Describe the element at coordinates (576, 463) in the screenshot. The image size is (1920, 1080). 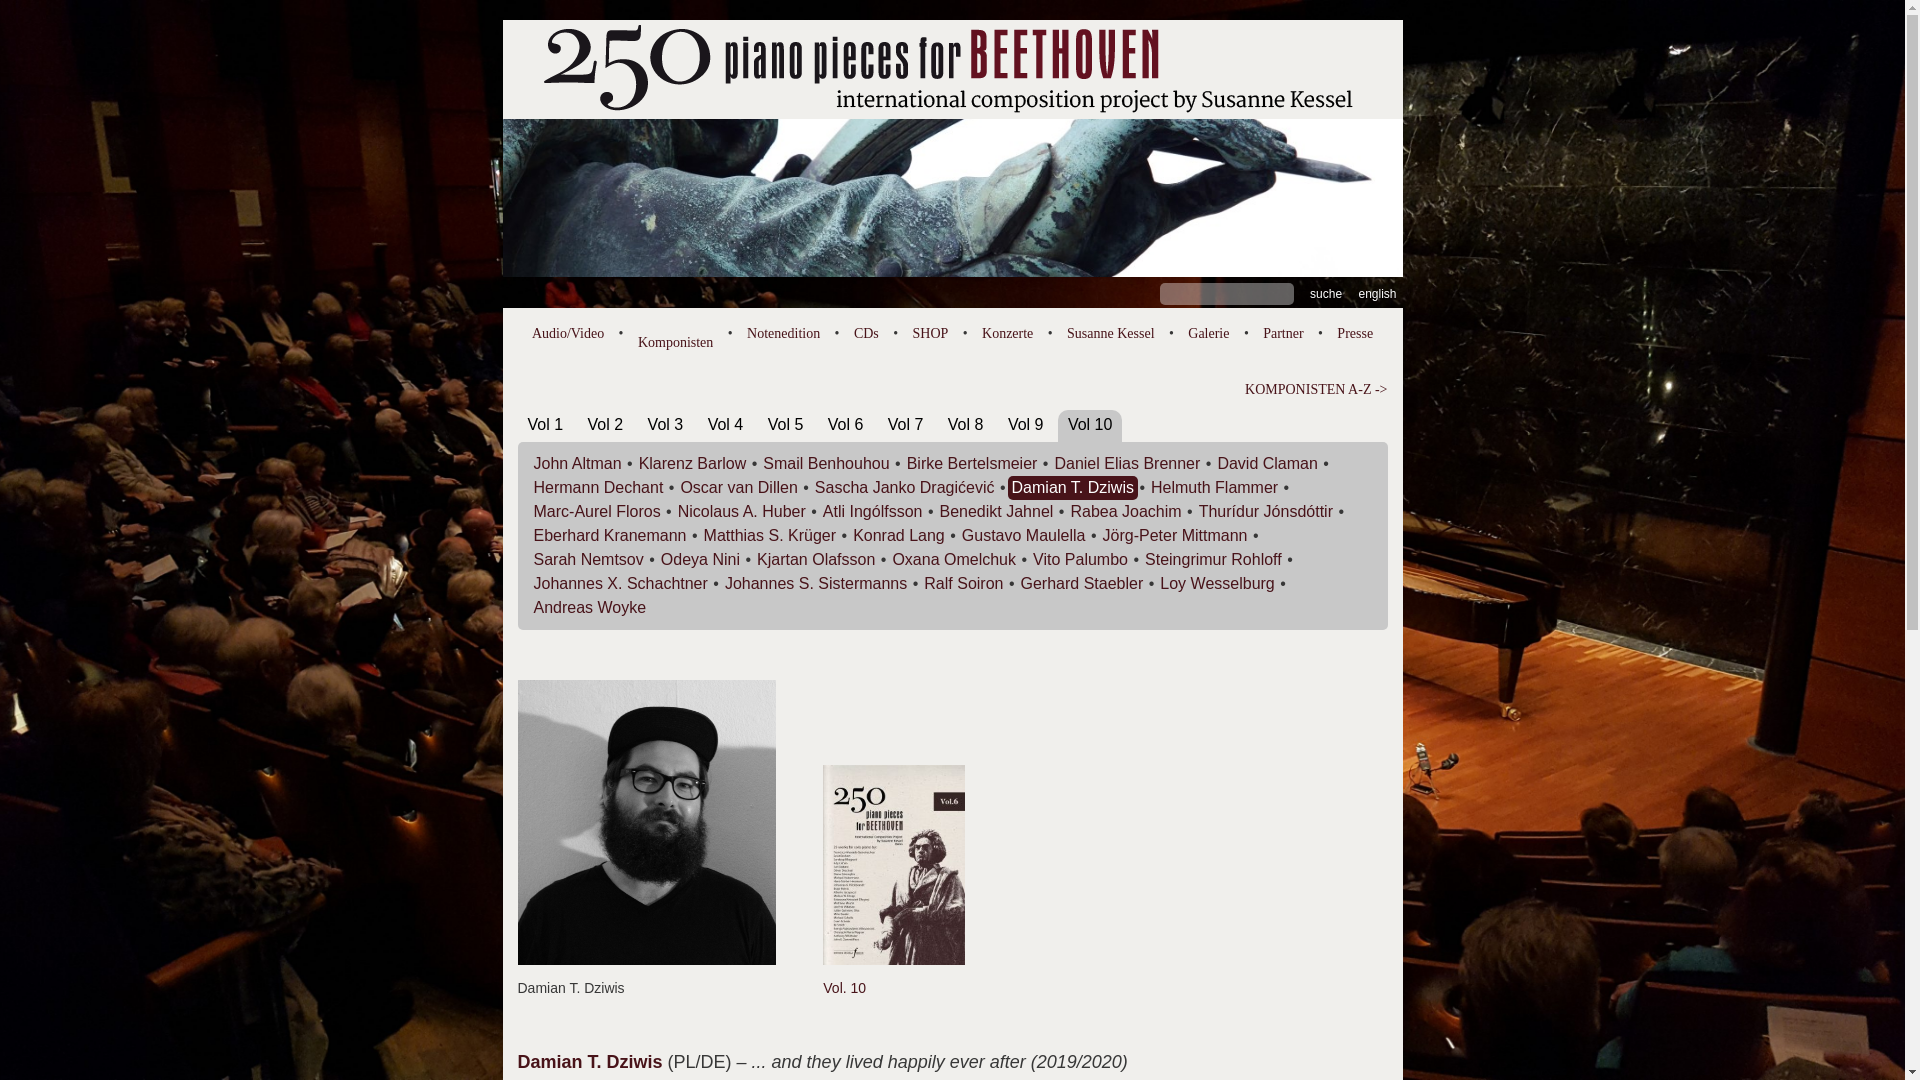
I see `'John Altman'` at that location.